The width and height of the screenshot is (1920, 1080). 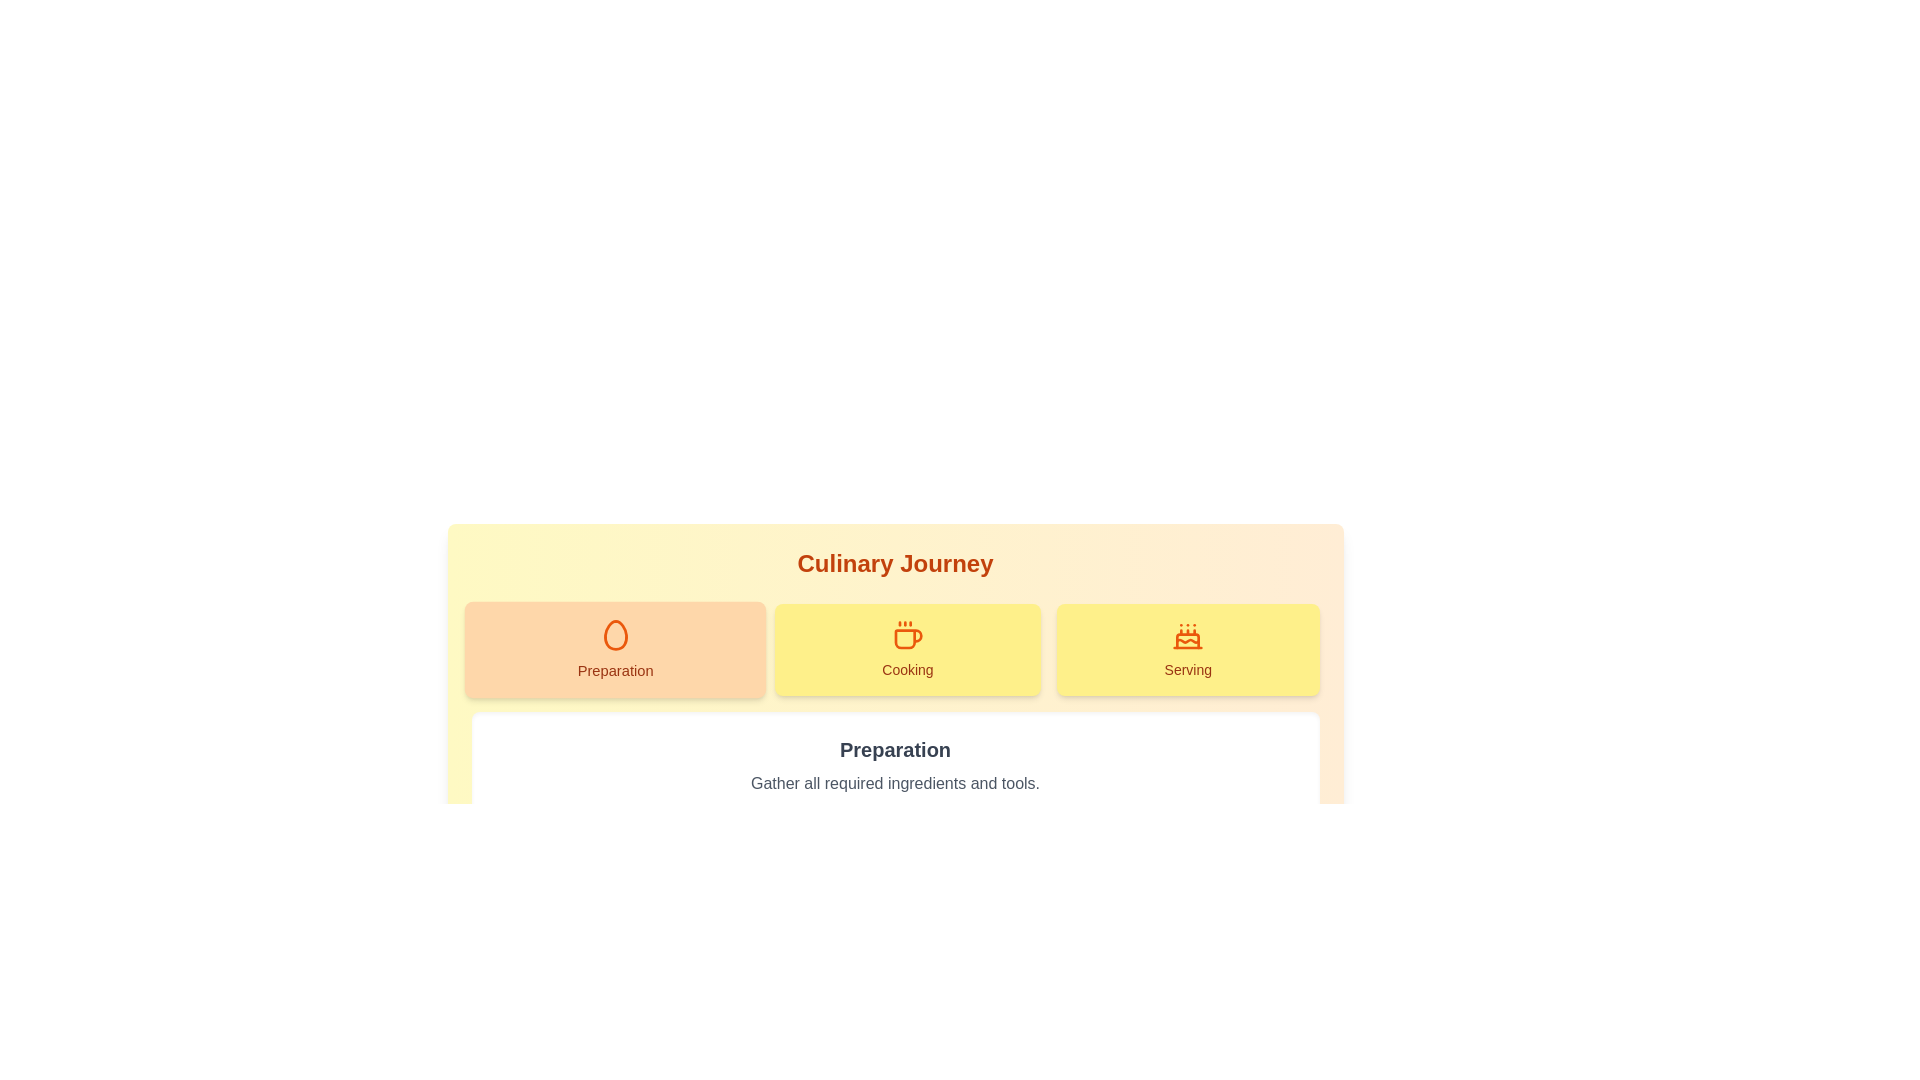 What do you see at coordinates (1188, 641) in the screenshot?
I see `the base portion of the SVG cake icon located centrally within the 'Serving' section of the icon` at bounding box center [1188, 641].